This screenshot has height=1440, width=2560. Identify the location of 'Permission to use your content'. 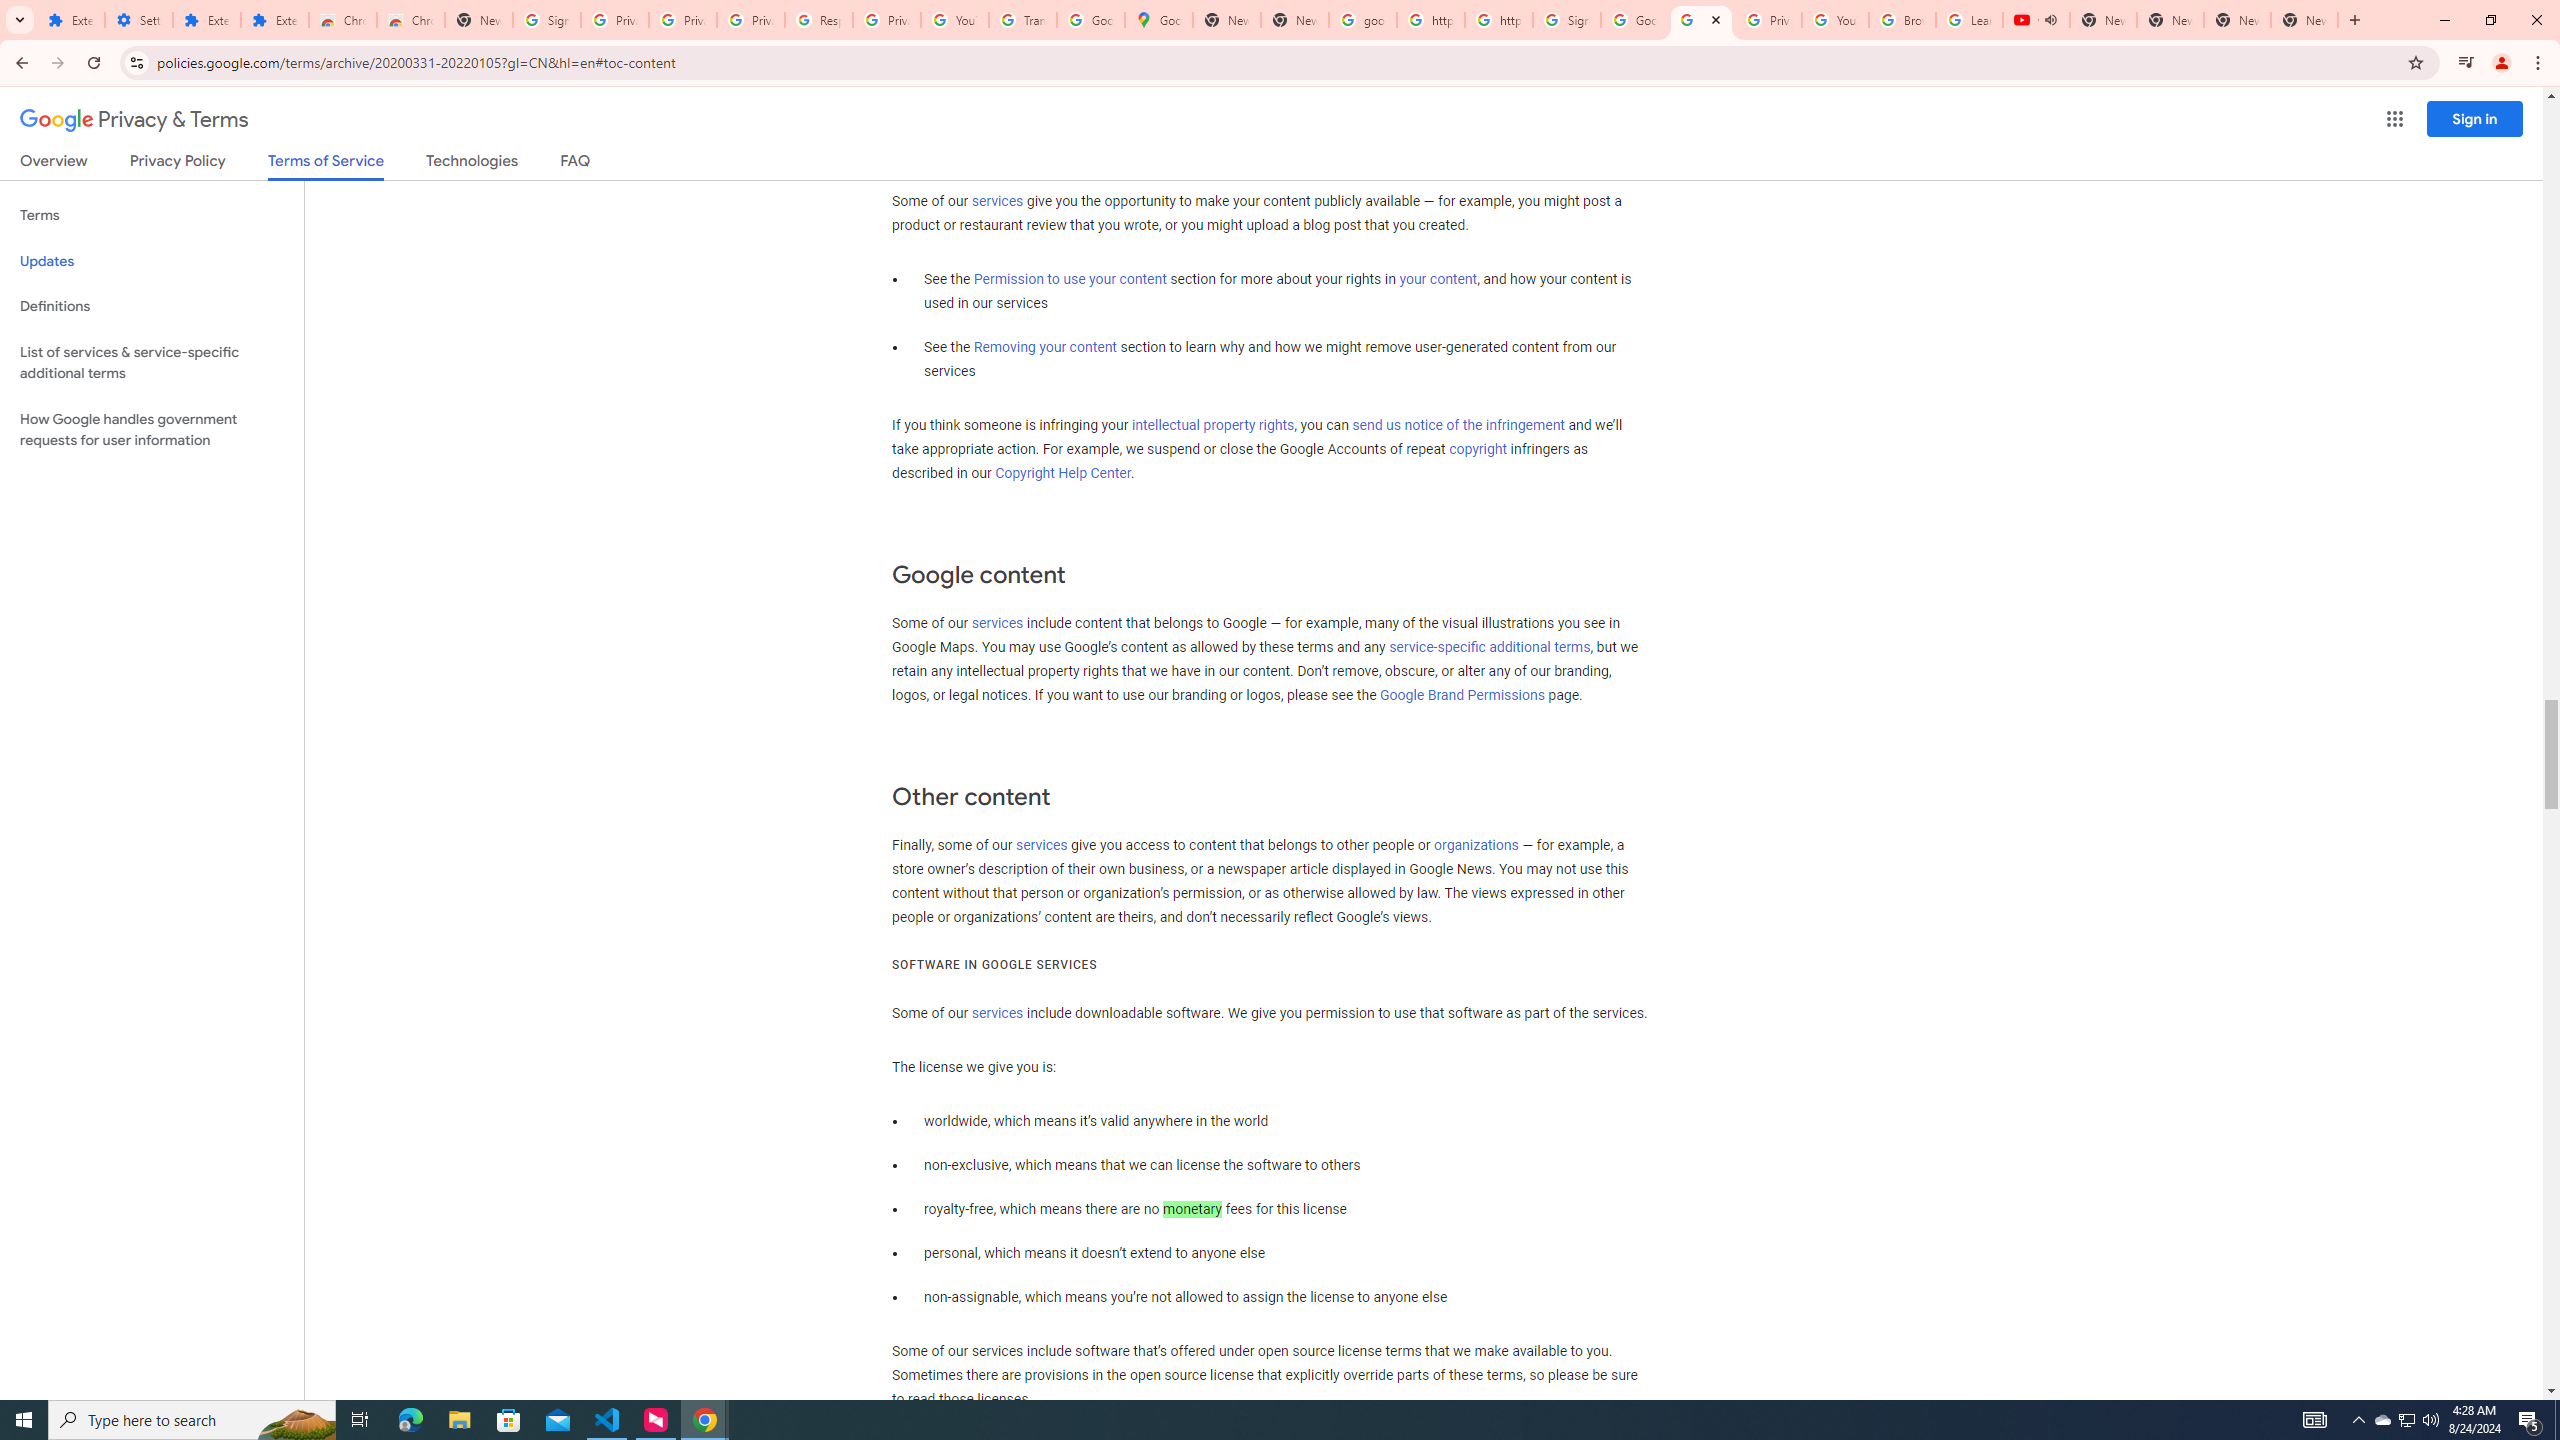
(1069, 279).